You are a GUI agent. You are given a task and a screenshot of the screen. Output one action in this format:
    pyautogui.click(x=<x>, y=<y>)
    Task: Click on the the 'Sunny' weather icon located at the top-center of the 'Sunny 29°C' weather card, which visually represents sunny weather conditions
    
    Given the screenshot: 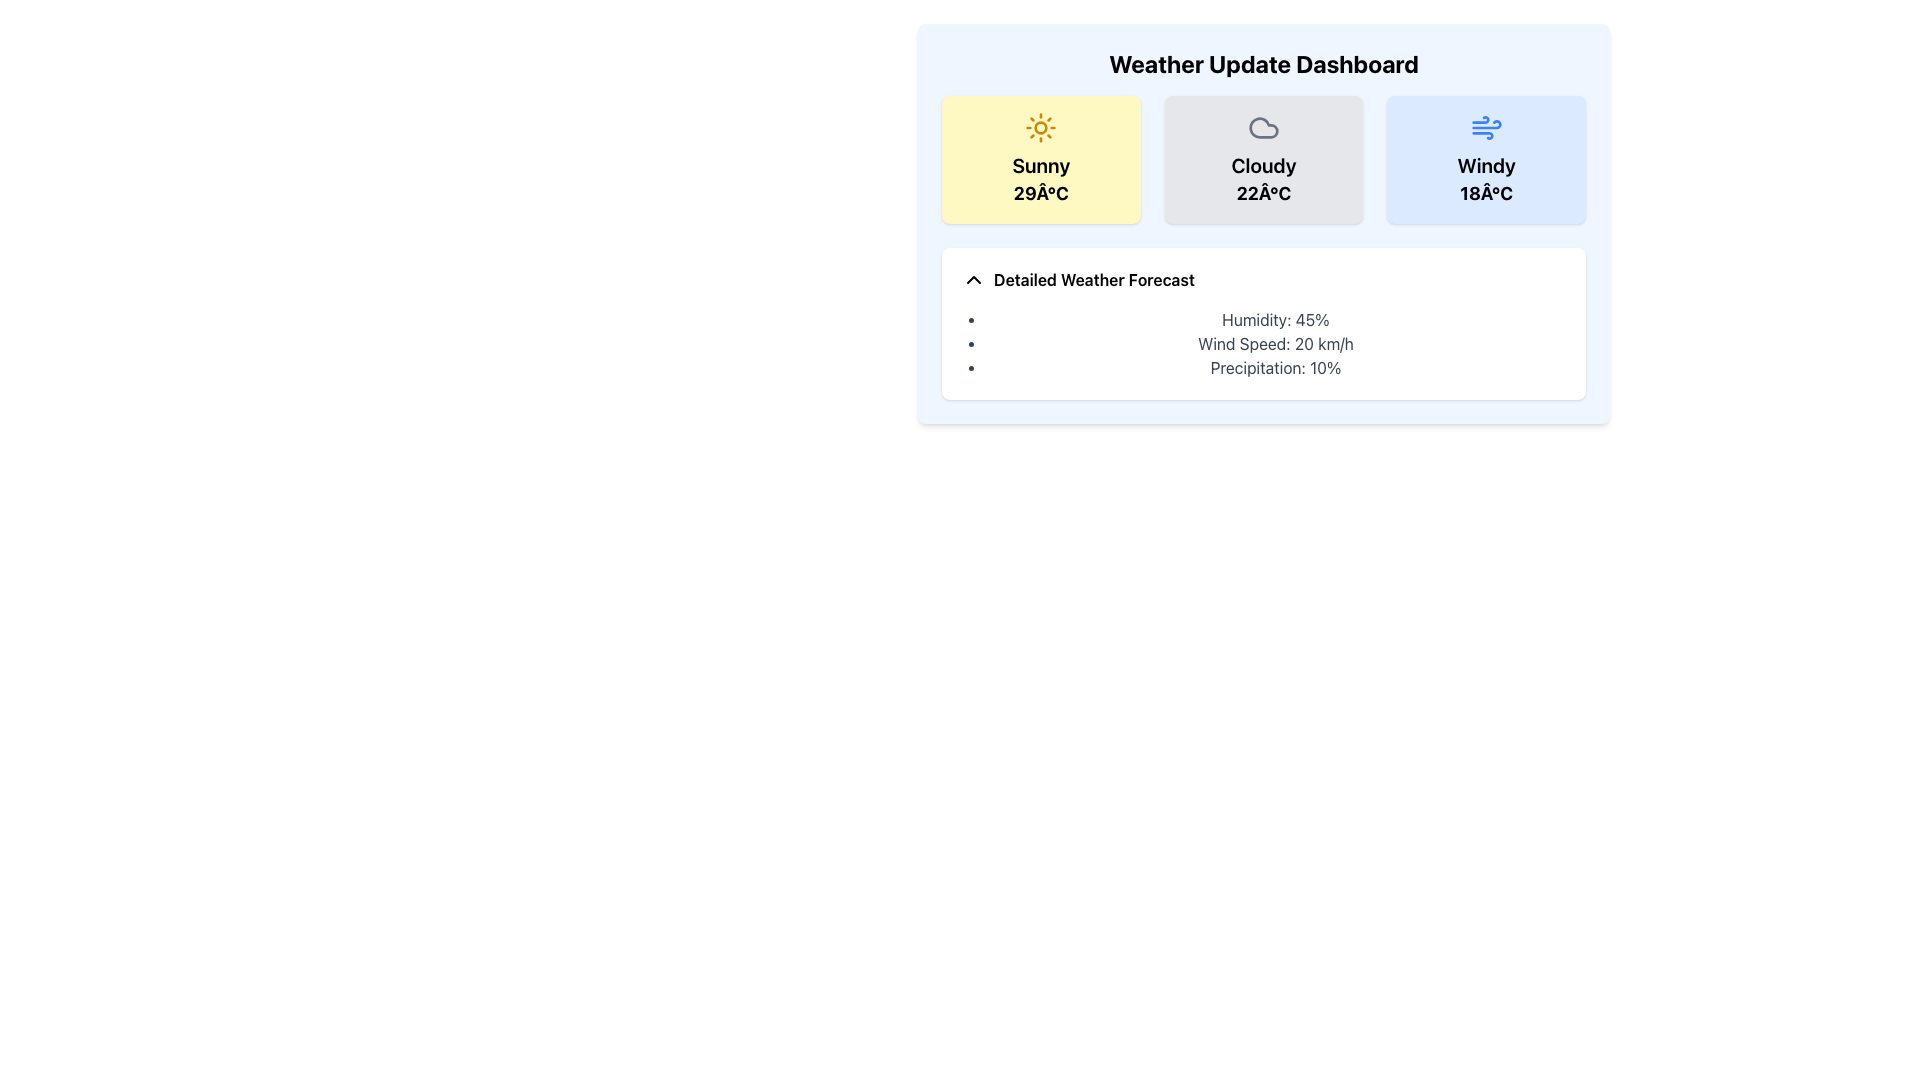 What is the action you would take?
    pyautogui.click(x=1040, y=127)
    